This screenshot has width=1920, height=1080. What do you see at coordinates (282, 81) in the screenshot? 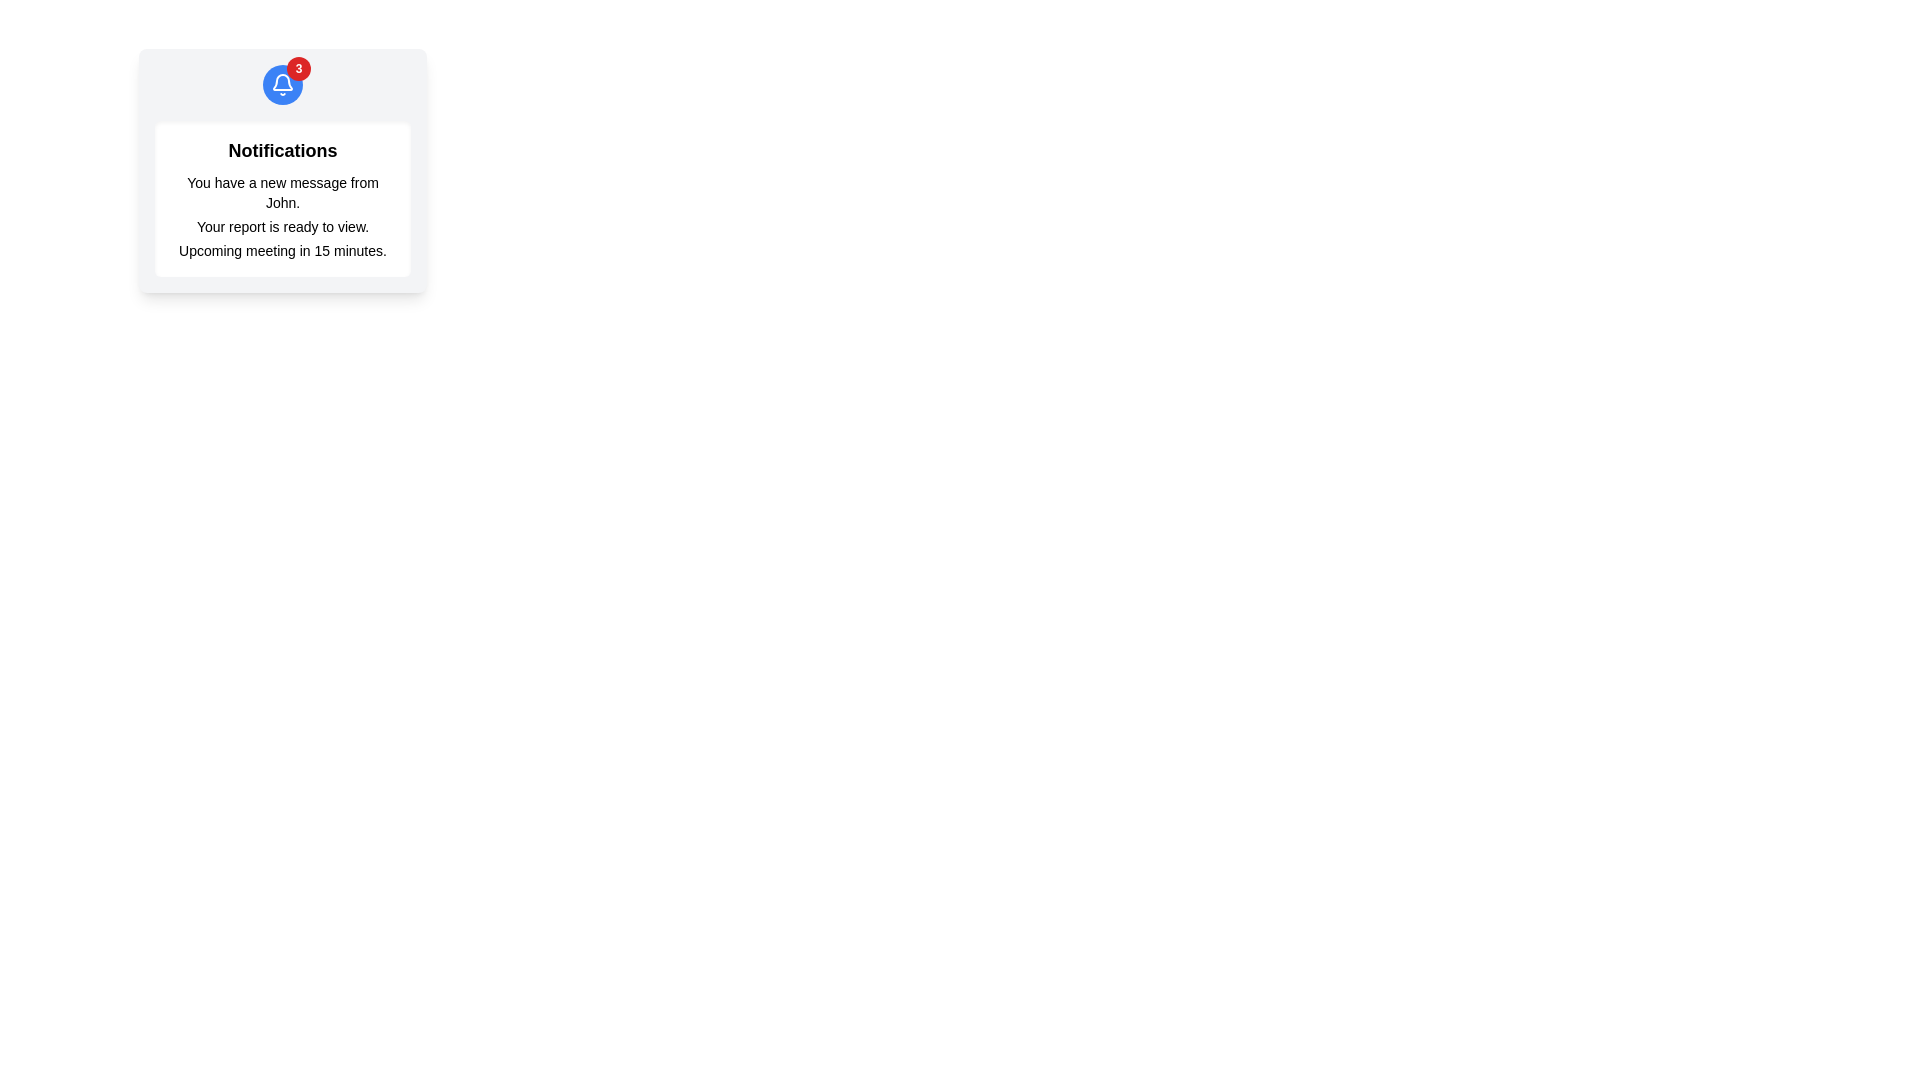
I see `the blue bell icon located centrally in the notification area` at bounding box center [282, 81].